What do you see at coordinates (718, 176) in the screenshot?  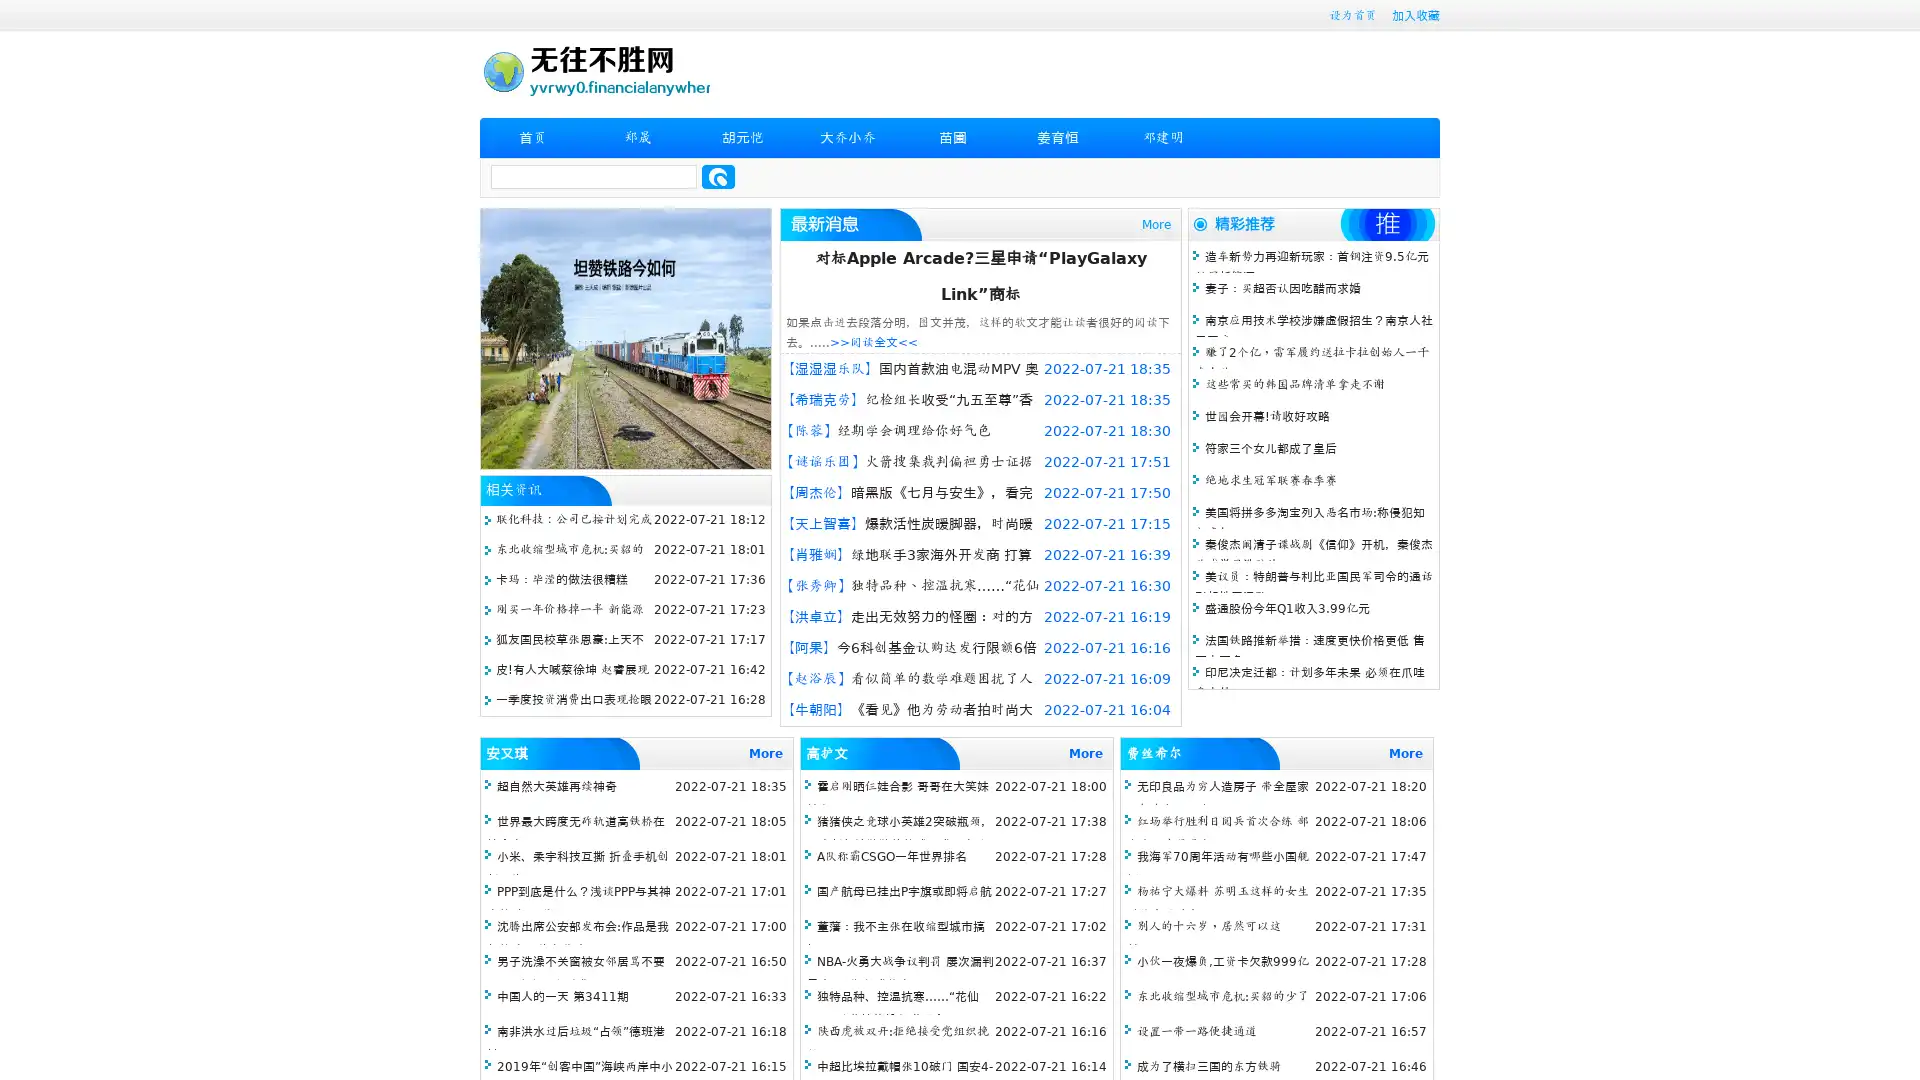 I see `Search` at bounding box center [718, 176].